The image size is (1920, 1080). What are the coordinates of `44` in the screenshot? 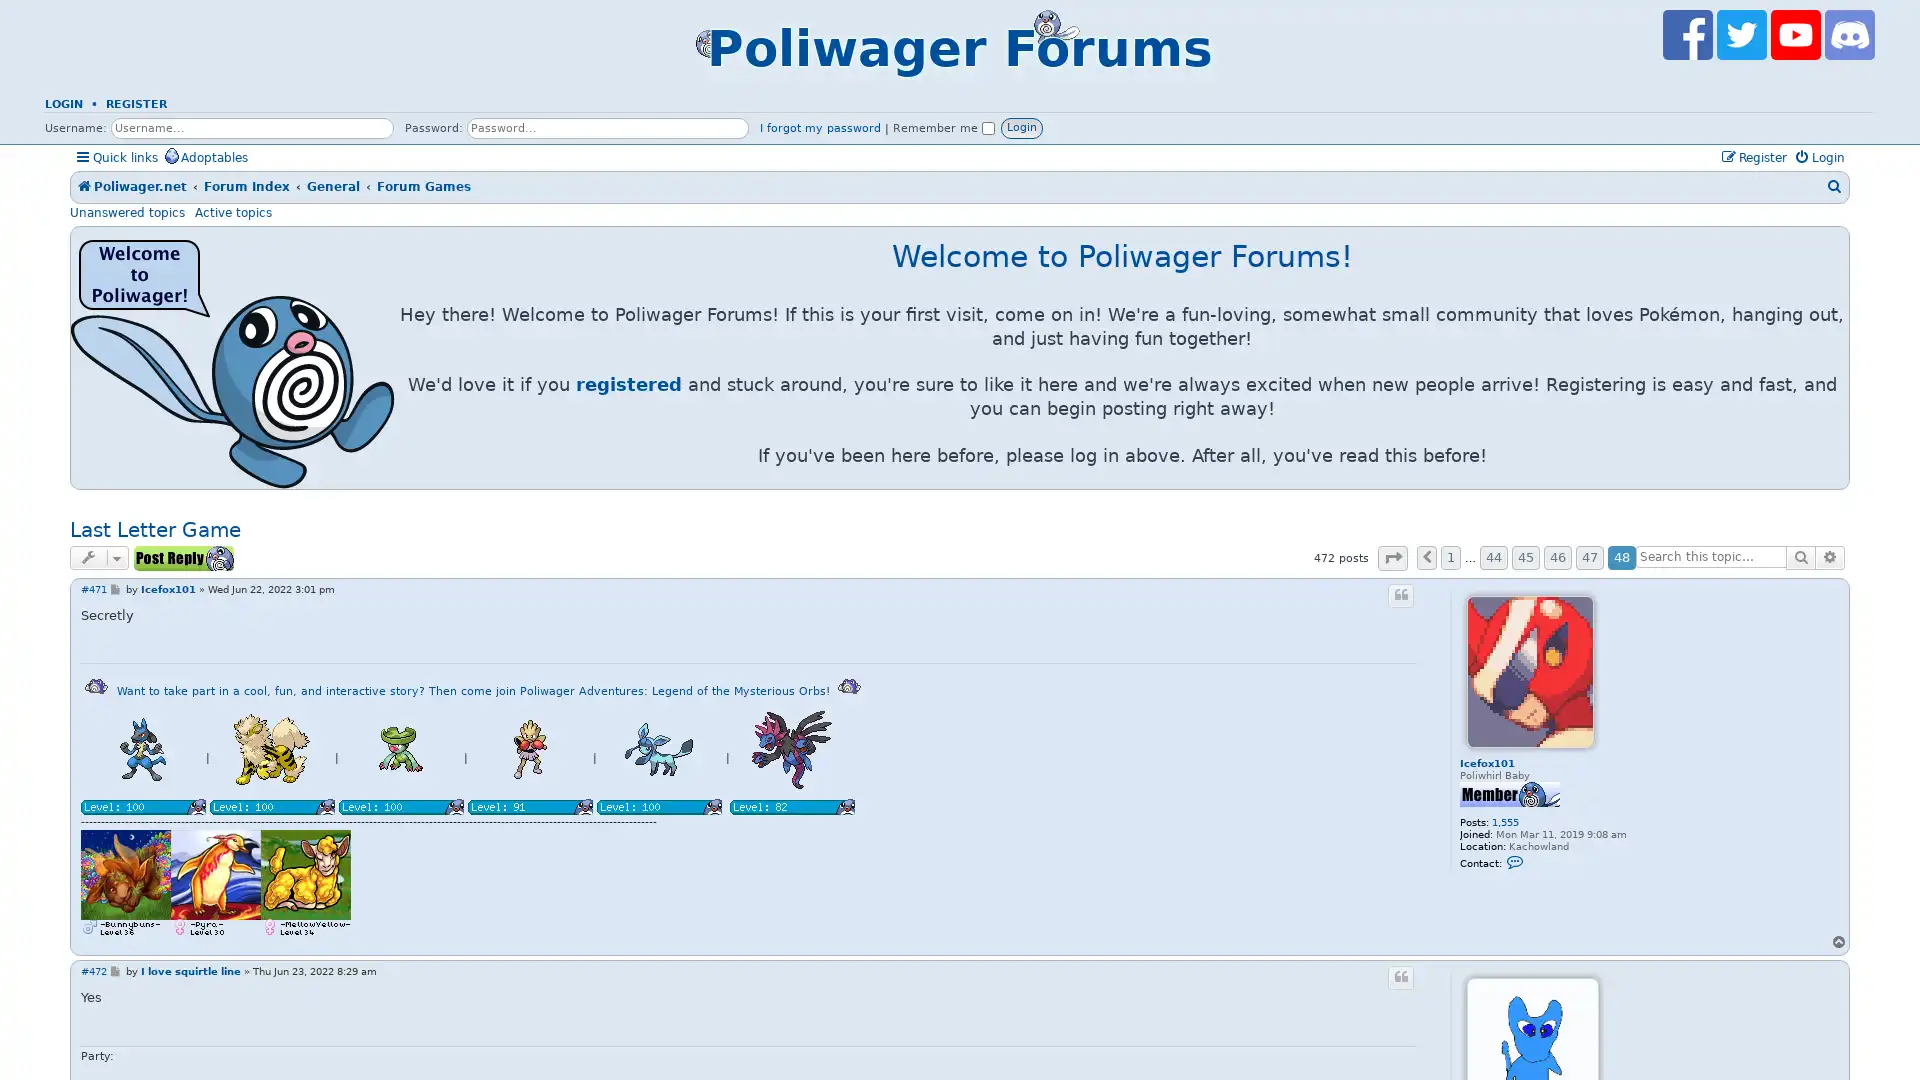 It's located at (1493, 558).